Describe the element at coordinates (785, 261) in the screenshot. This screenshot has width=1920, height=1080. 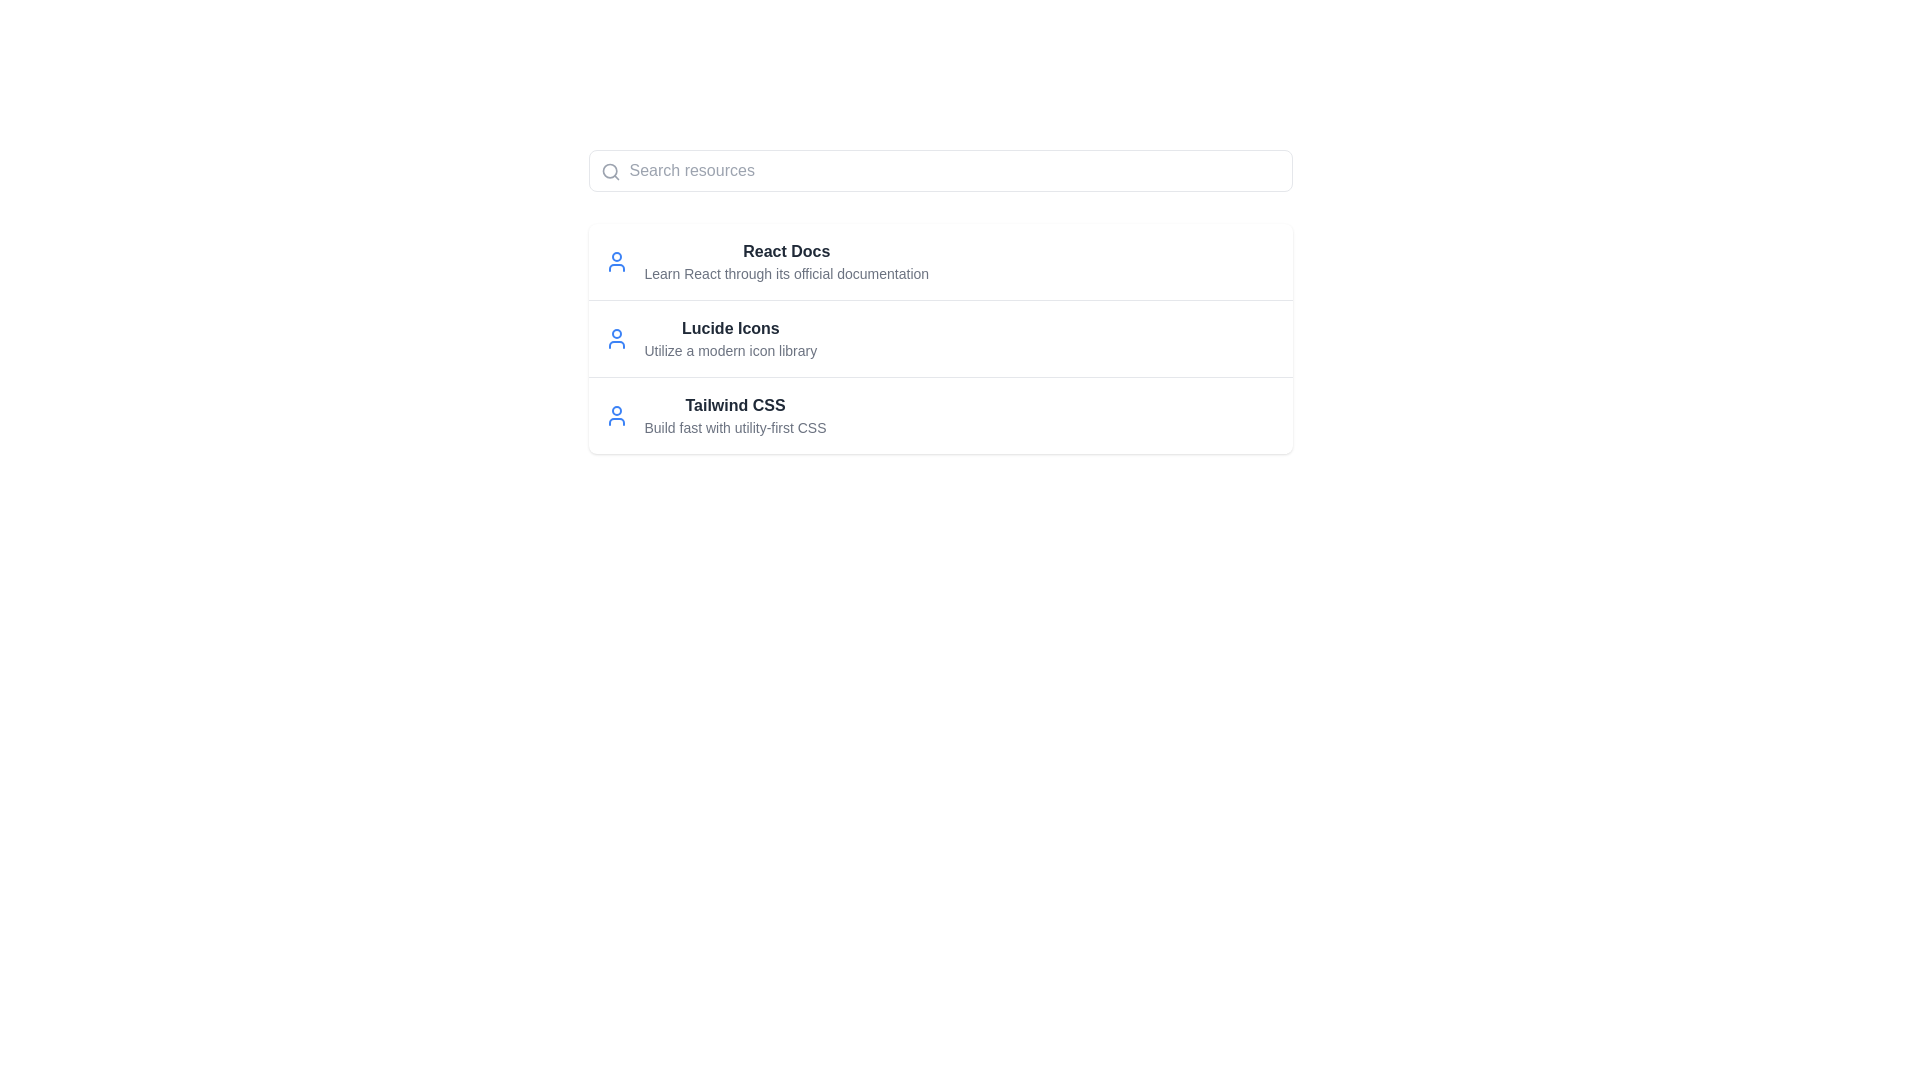
I see `list item containing 'React Docs' and its description in the documentation list interface` at that location.